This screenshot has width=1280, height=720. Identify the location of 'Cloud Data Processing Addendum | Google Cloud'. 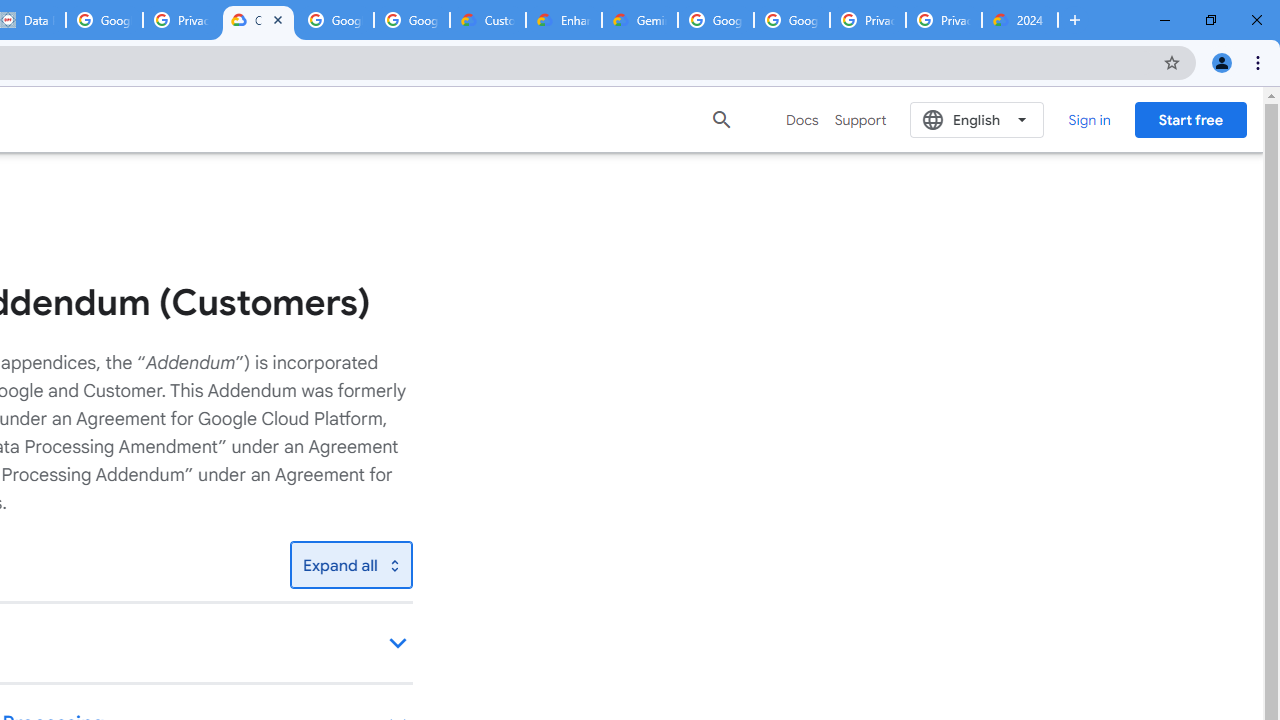
(257, 20).